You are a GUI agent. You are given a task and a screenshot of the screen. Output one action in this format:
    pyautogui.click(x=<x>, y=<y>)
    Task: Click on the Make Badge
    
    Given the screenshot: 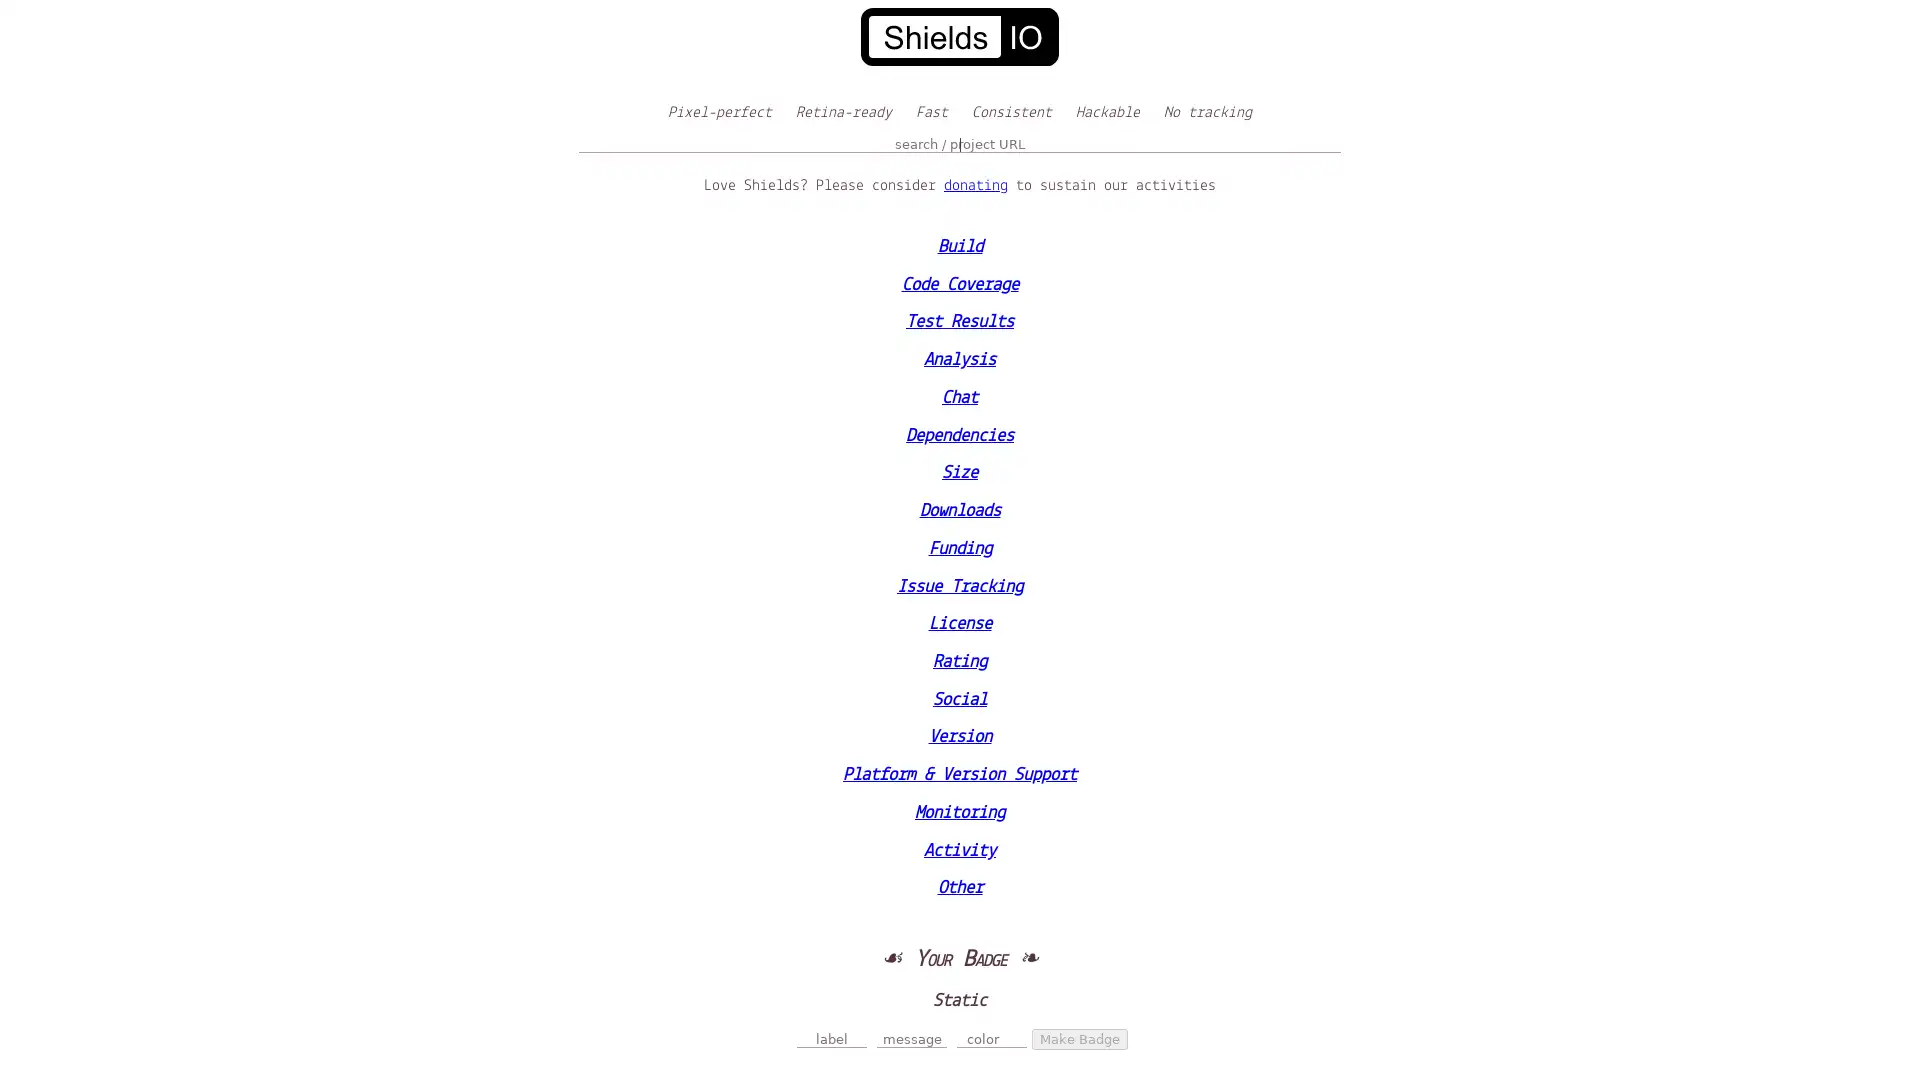 What is the action you would take?
    pyautogui.click(x=1079, y=1038)
    